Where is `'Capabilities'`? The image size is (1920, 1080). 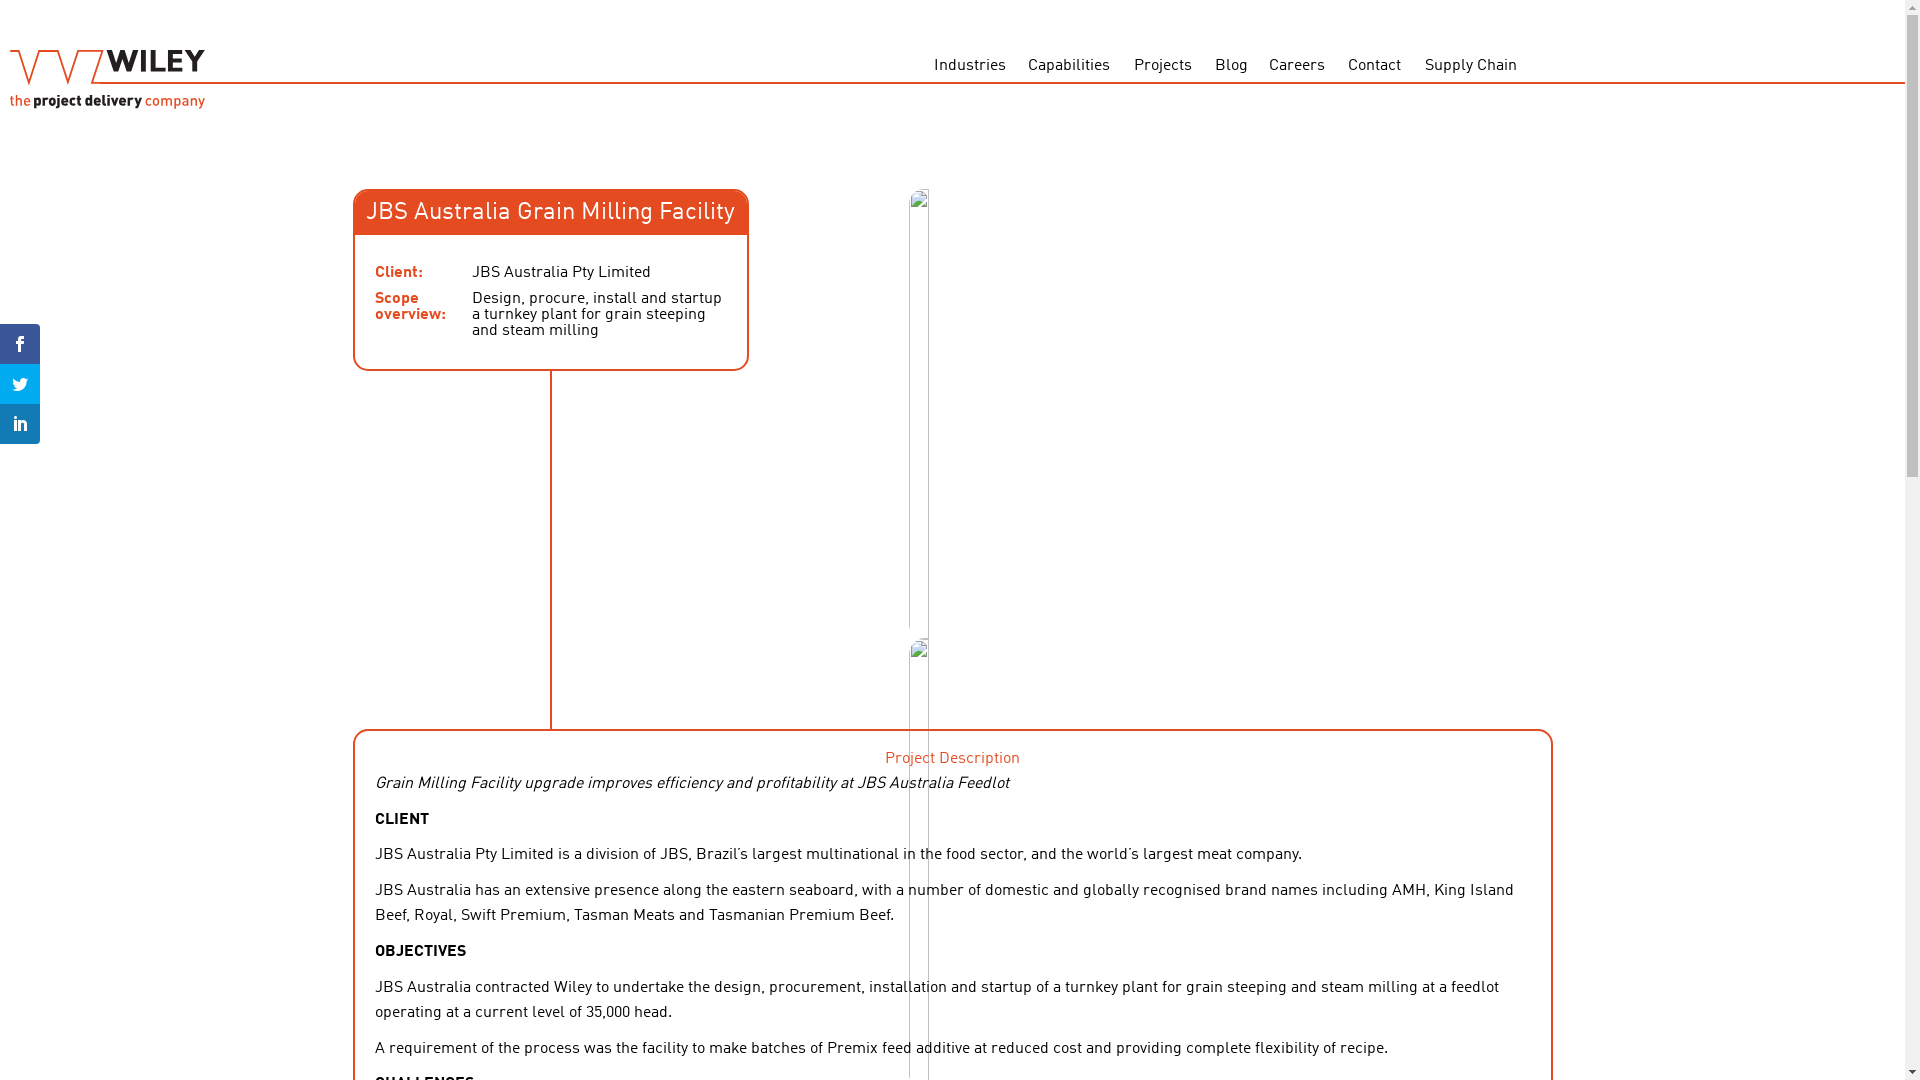
'Capabilities' is located at coordinates (1017, 65).